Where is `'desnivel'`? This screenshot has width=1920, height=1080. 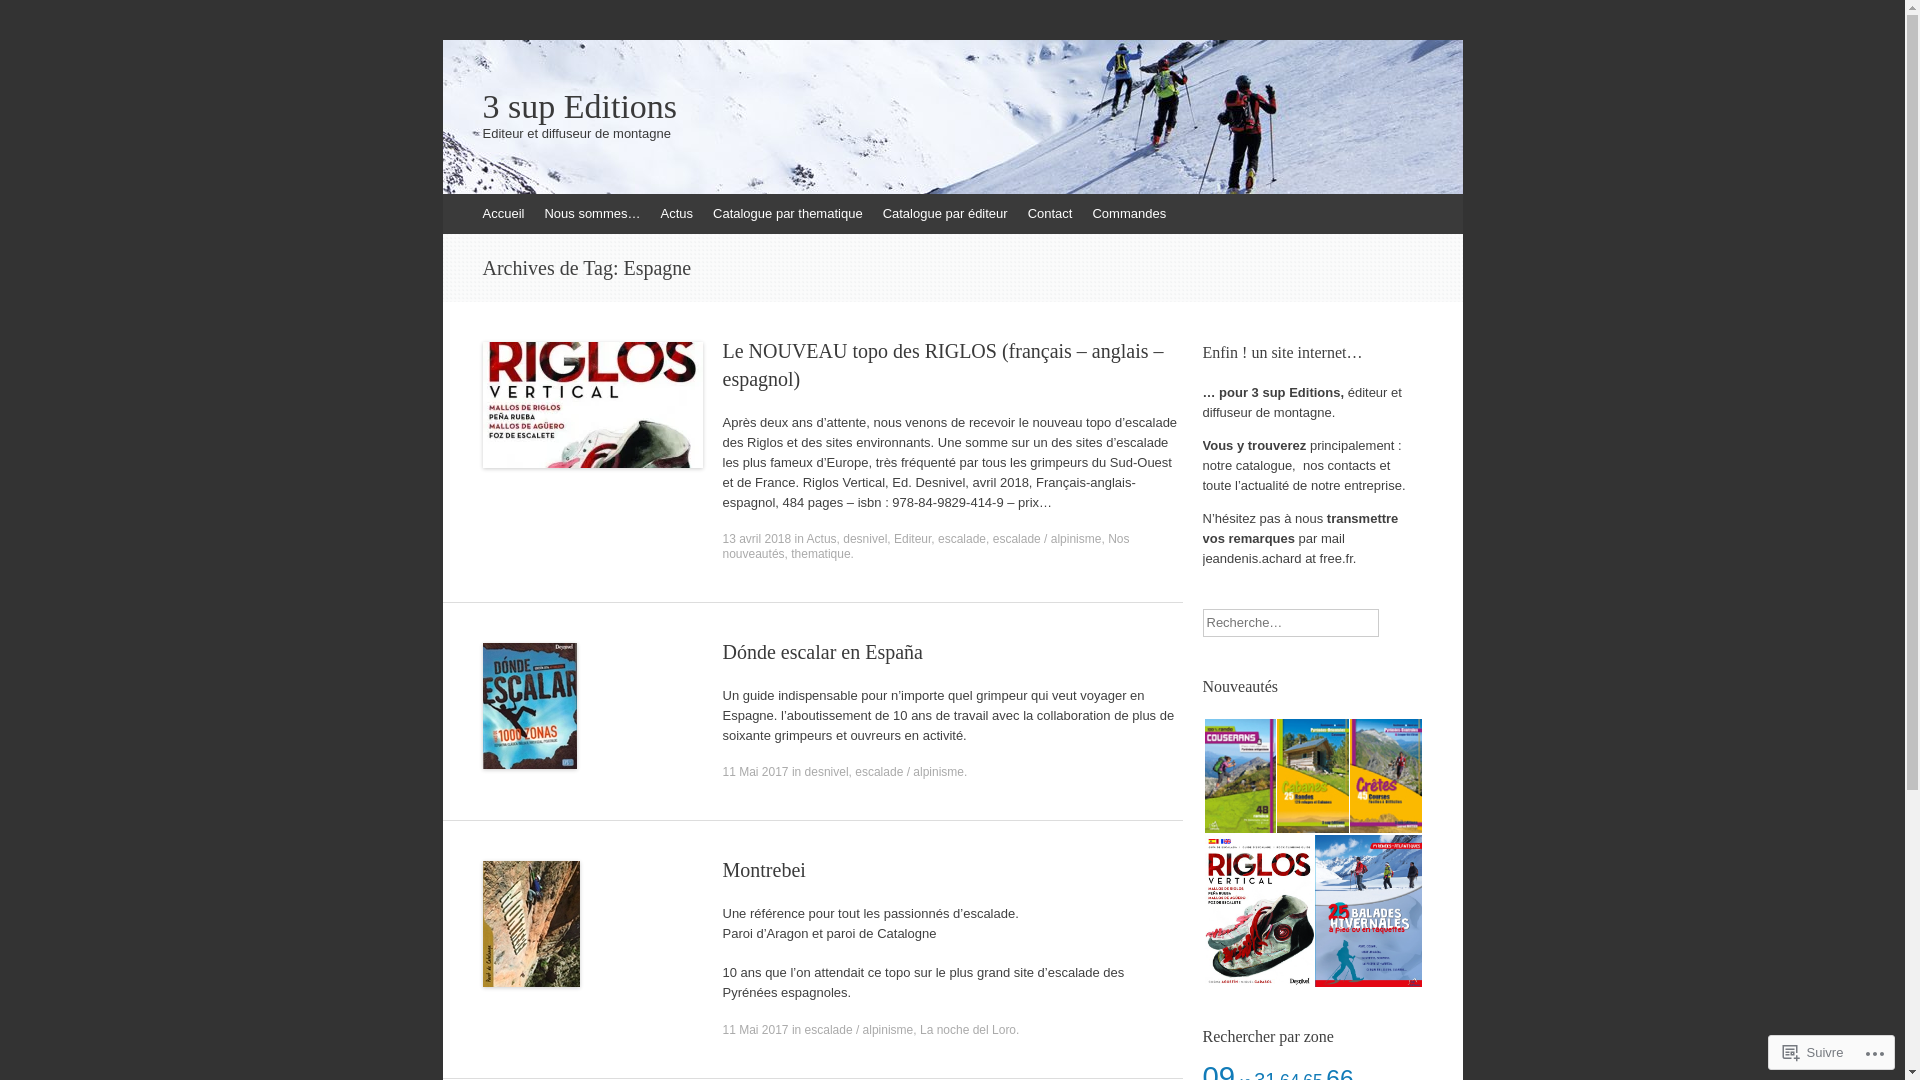
'desnivel' is located at coordinates (864, 538).